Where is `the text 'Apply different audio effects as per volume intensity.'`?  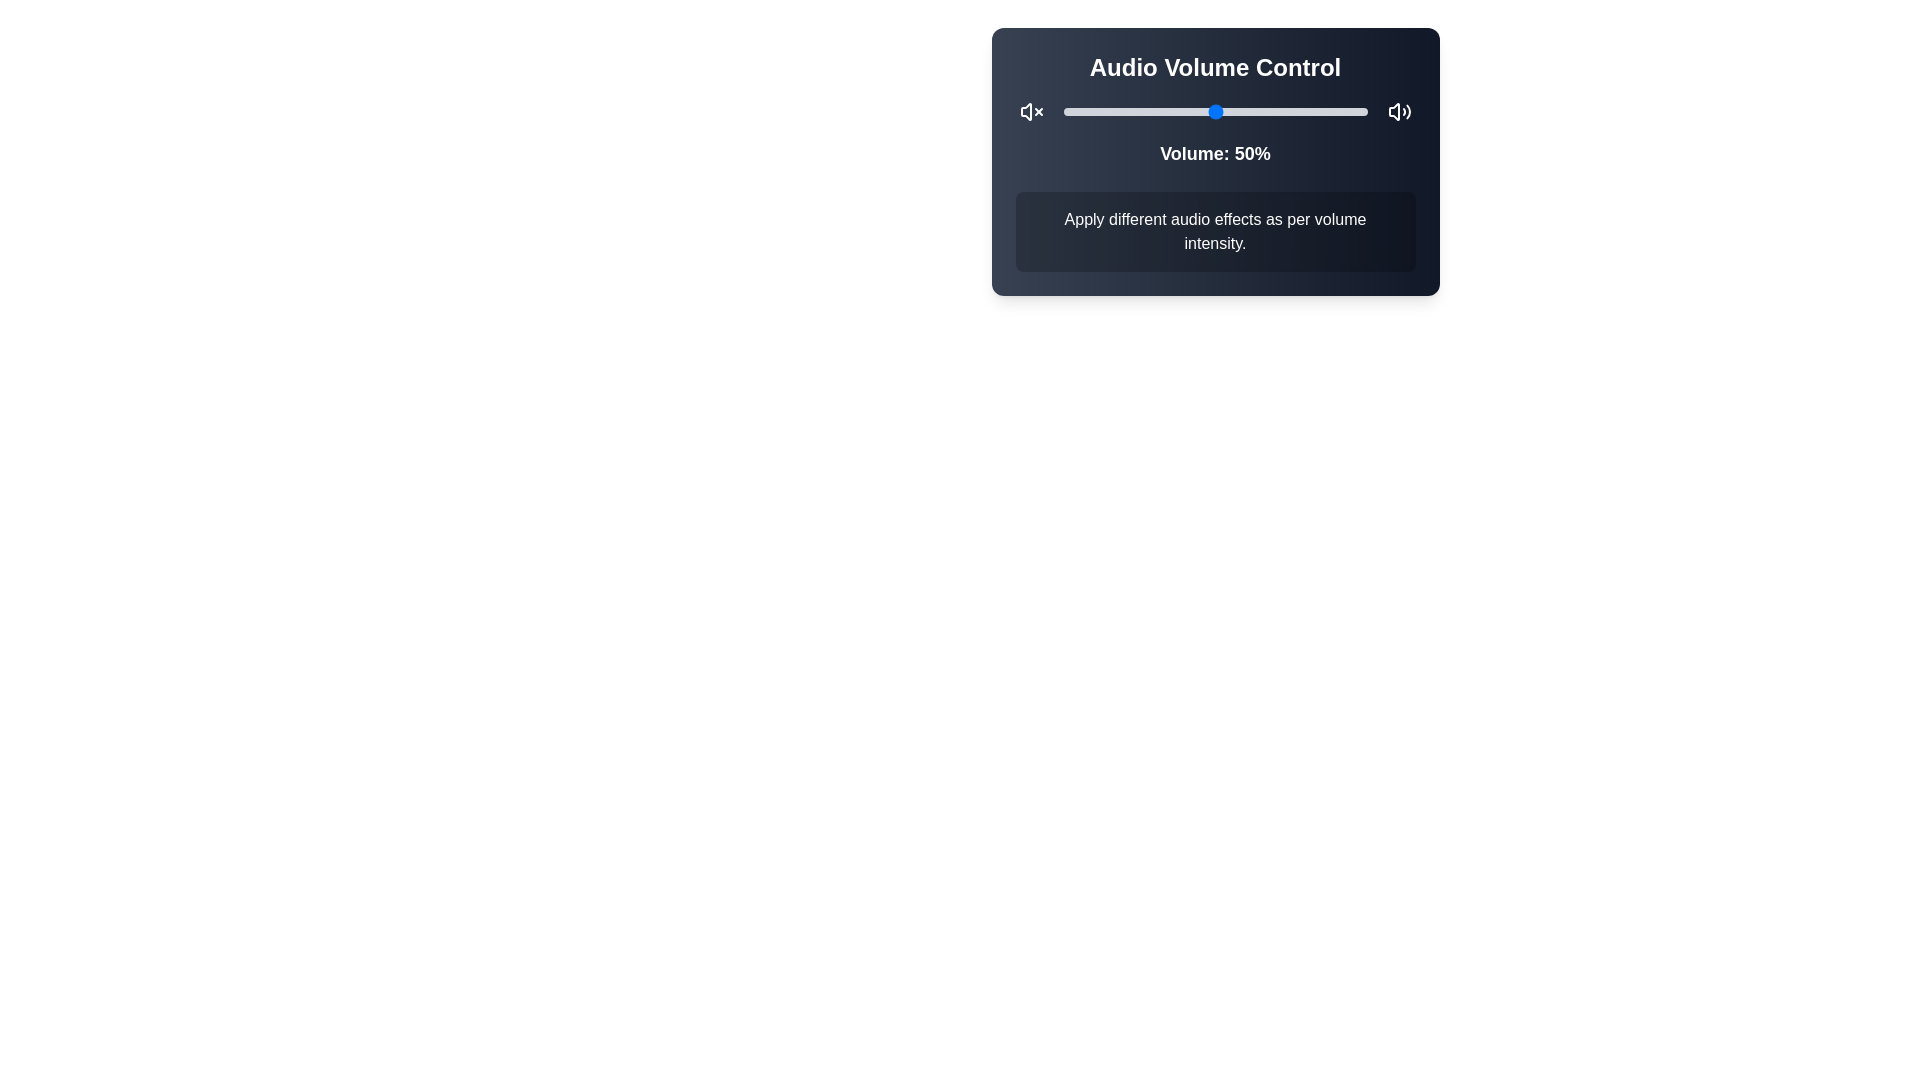 the text 'Apply different audio effects as per volume intensity.' is located at coordinates (1214, 230).